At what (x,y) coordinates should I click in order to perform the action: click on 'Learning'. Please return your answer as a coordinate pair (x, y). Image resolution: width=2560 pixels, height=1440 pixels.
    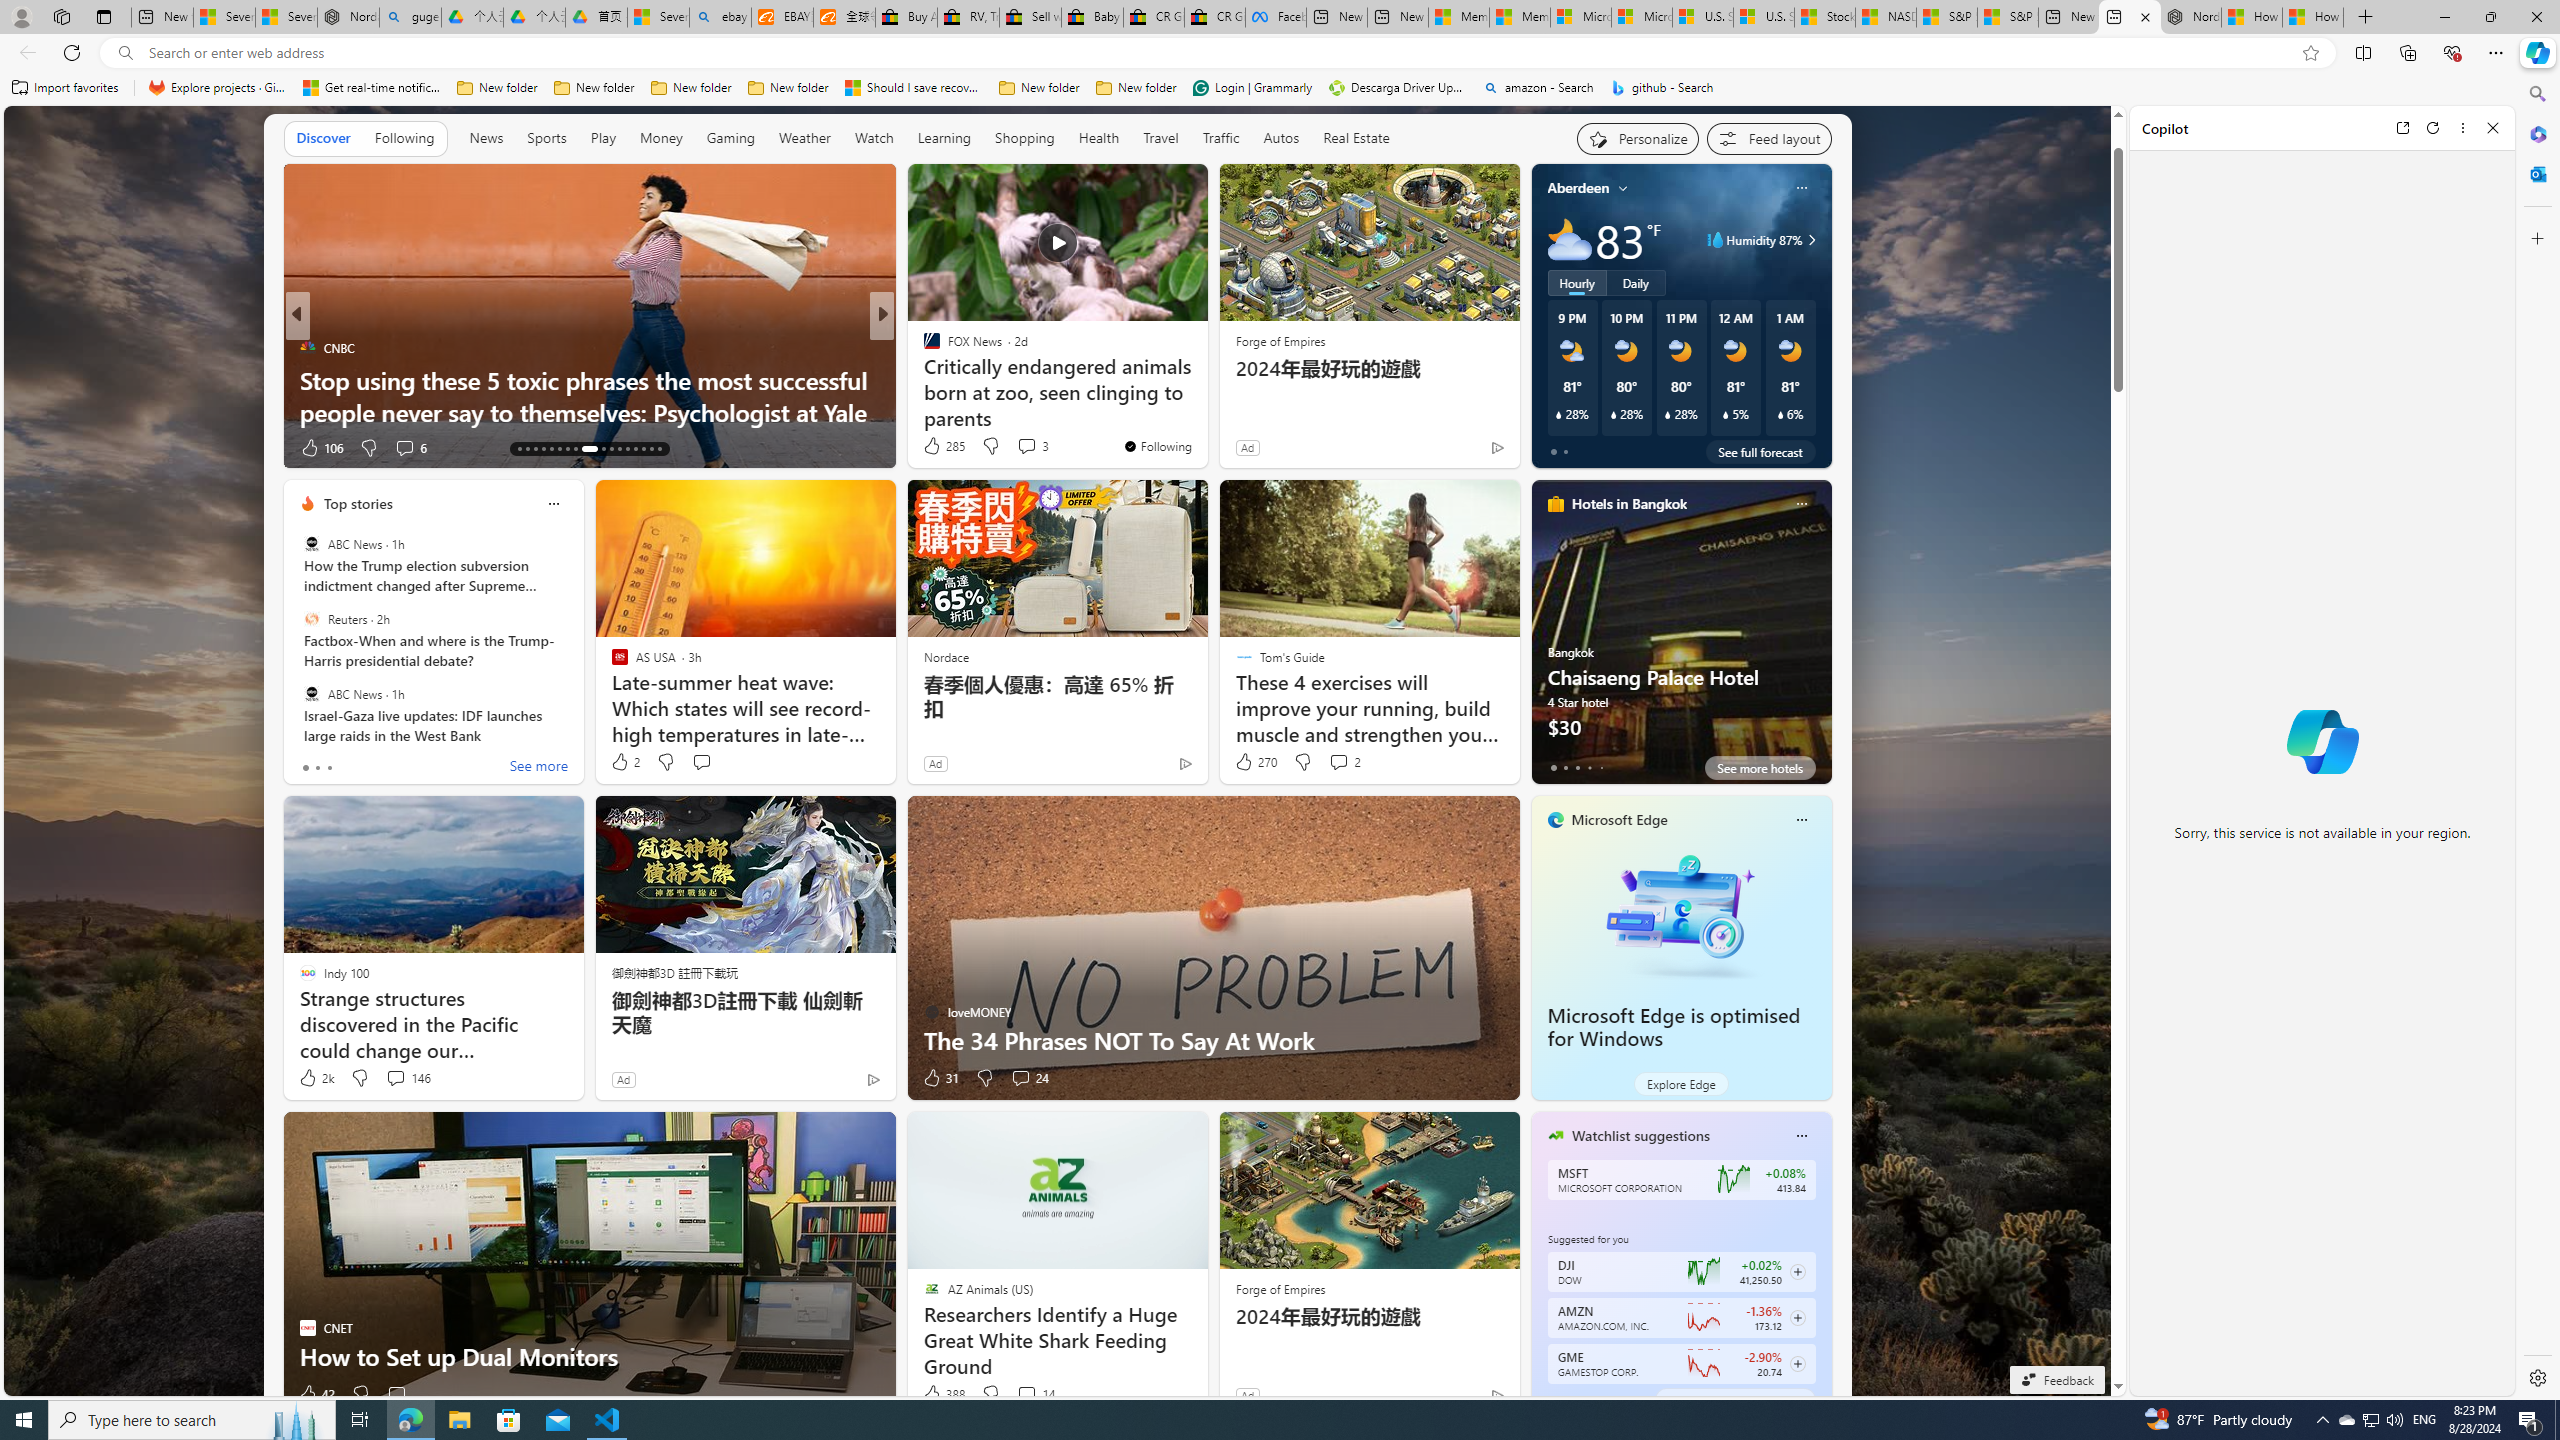
    Looking at the image, I should click on (943, 138).